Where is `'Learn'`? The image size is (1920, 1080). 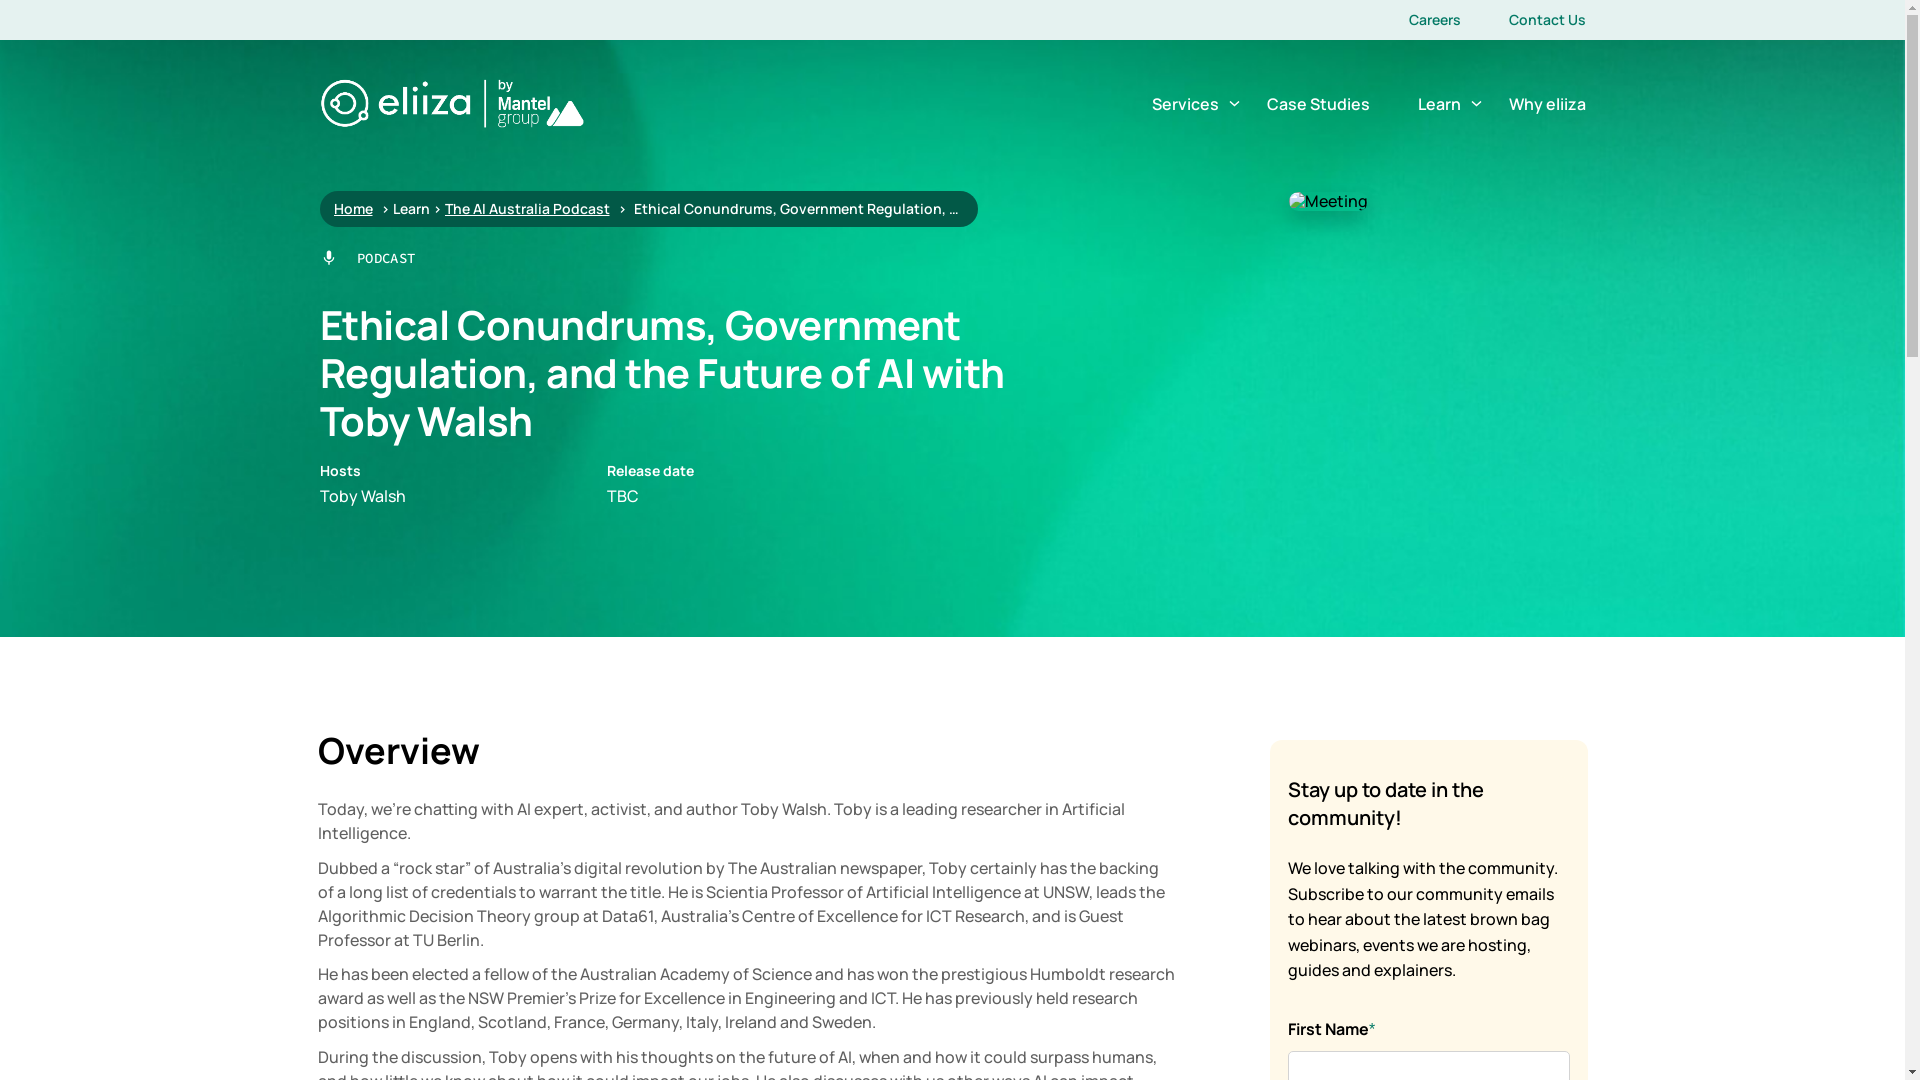 'Learn' is located at coordinates (1438, 104).